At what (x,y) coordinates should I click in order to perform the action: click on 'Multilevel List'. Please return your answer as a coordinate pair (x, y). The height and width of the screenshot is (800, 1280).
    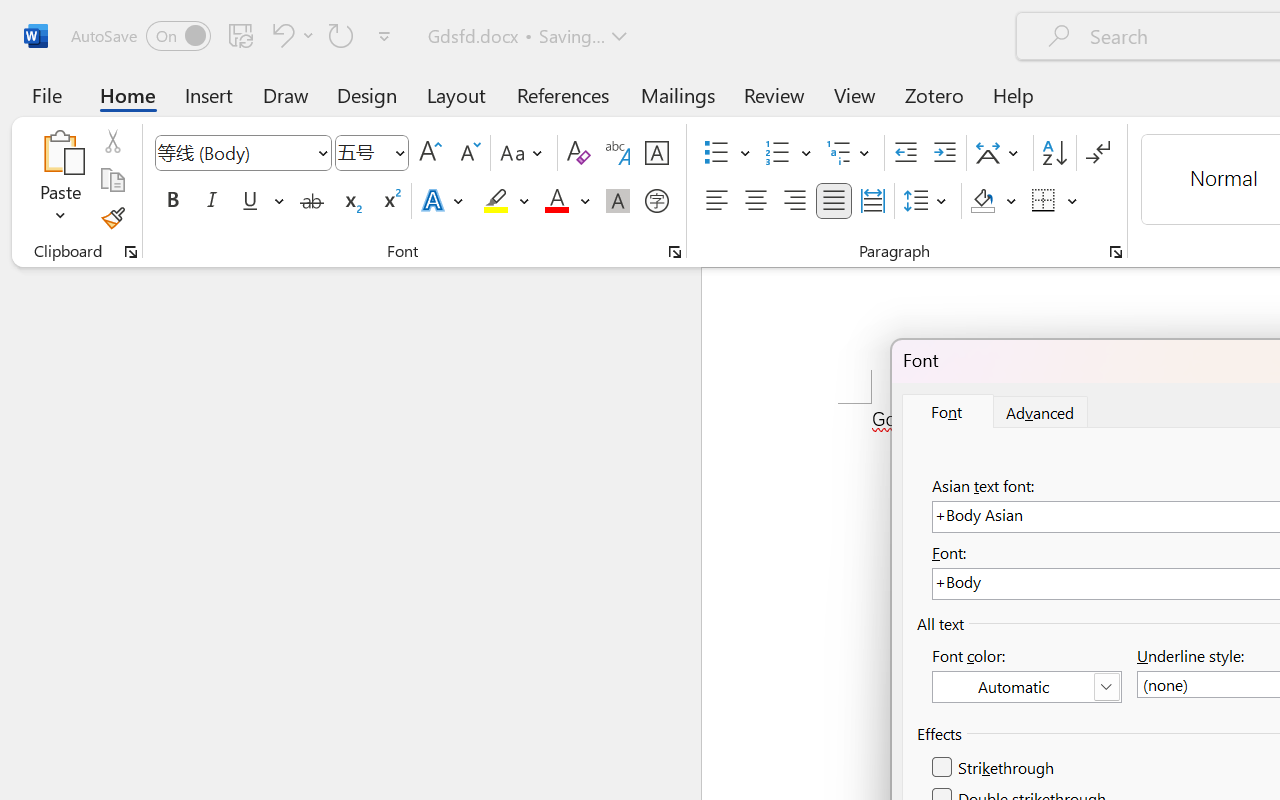
    Looking at the image, I should click on (850, 153).